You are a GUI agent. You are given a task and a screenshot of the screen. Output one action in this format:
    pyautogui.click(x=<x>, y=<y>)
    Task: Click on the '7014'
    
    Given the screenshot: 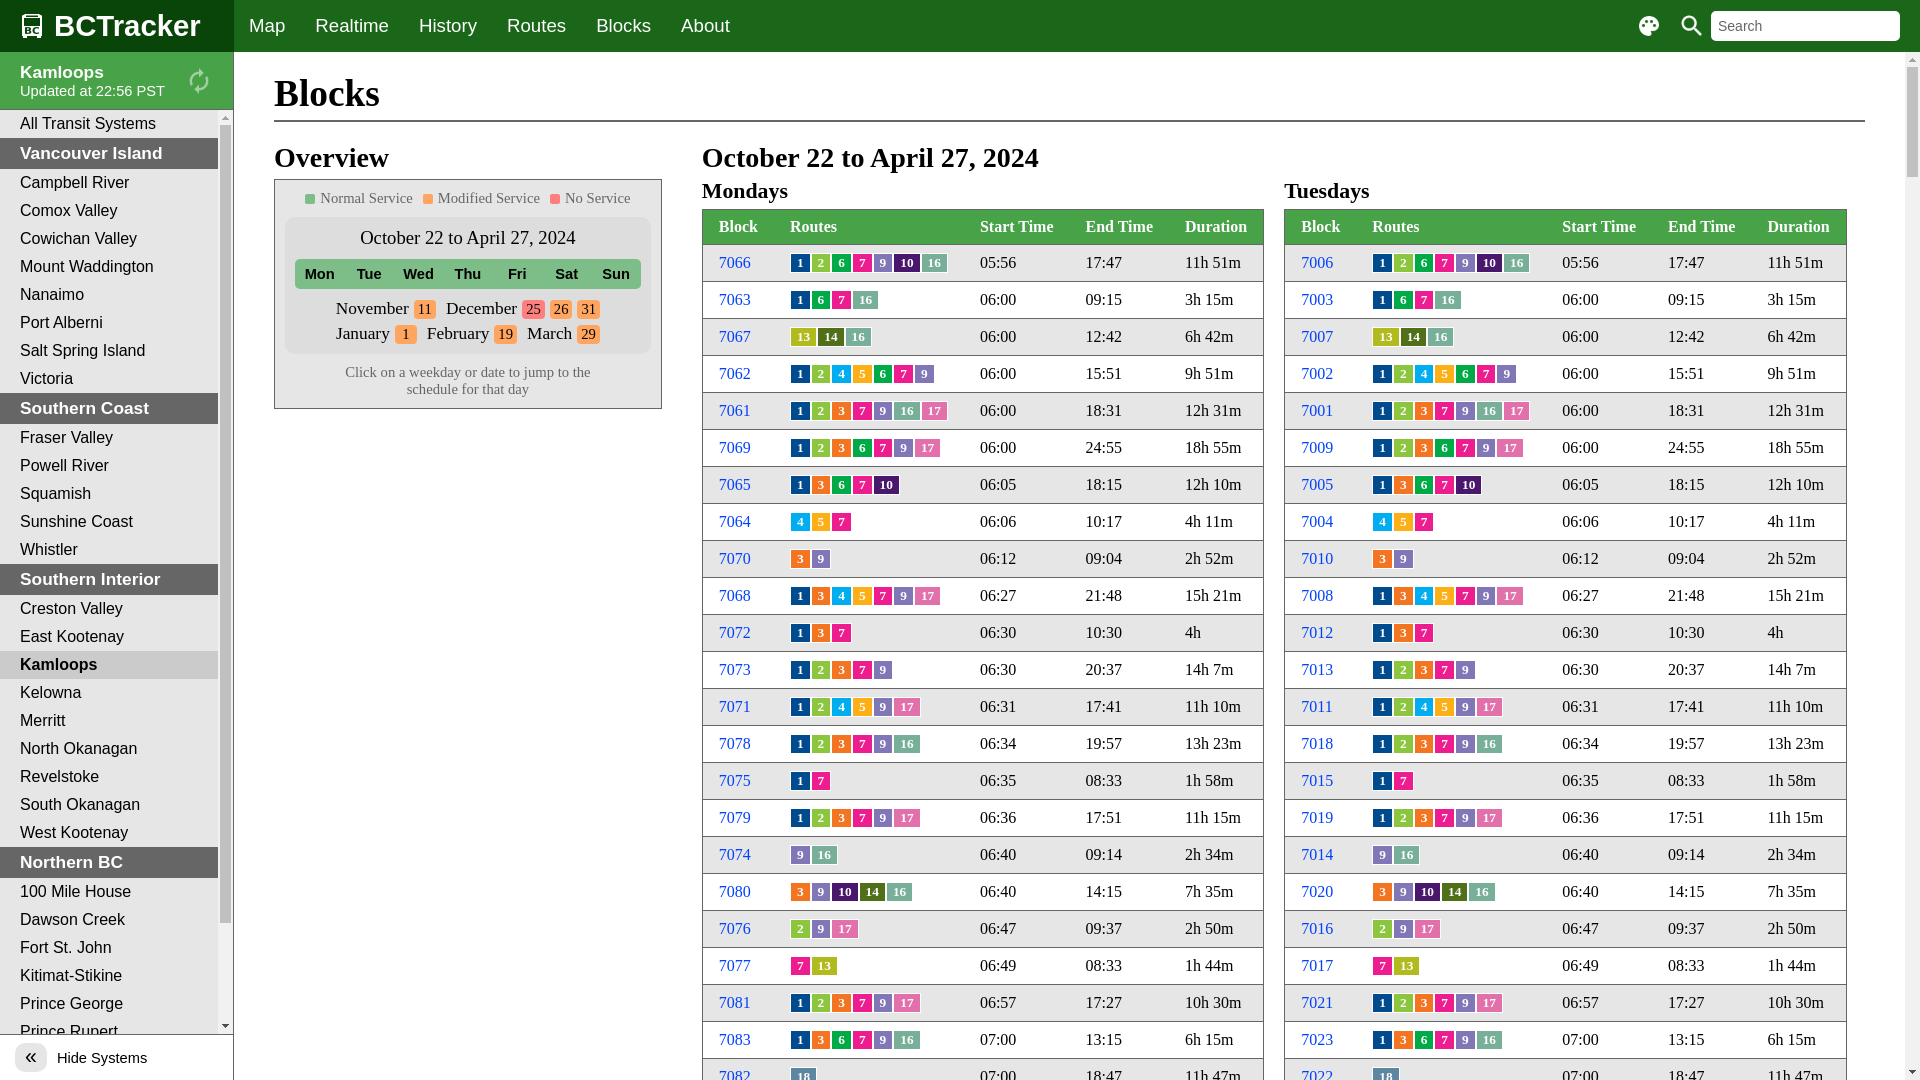 What is the action you would take?
    pyautogui.click(x=1316, y=854)
    